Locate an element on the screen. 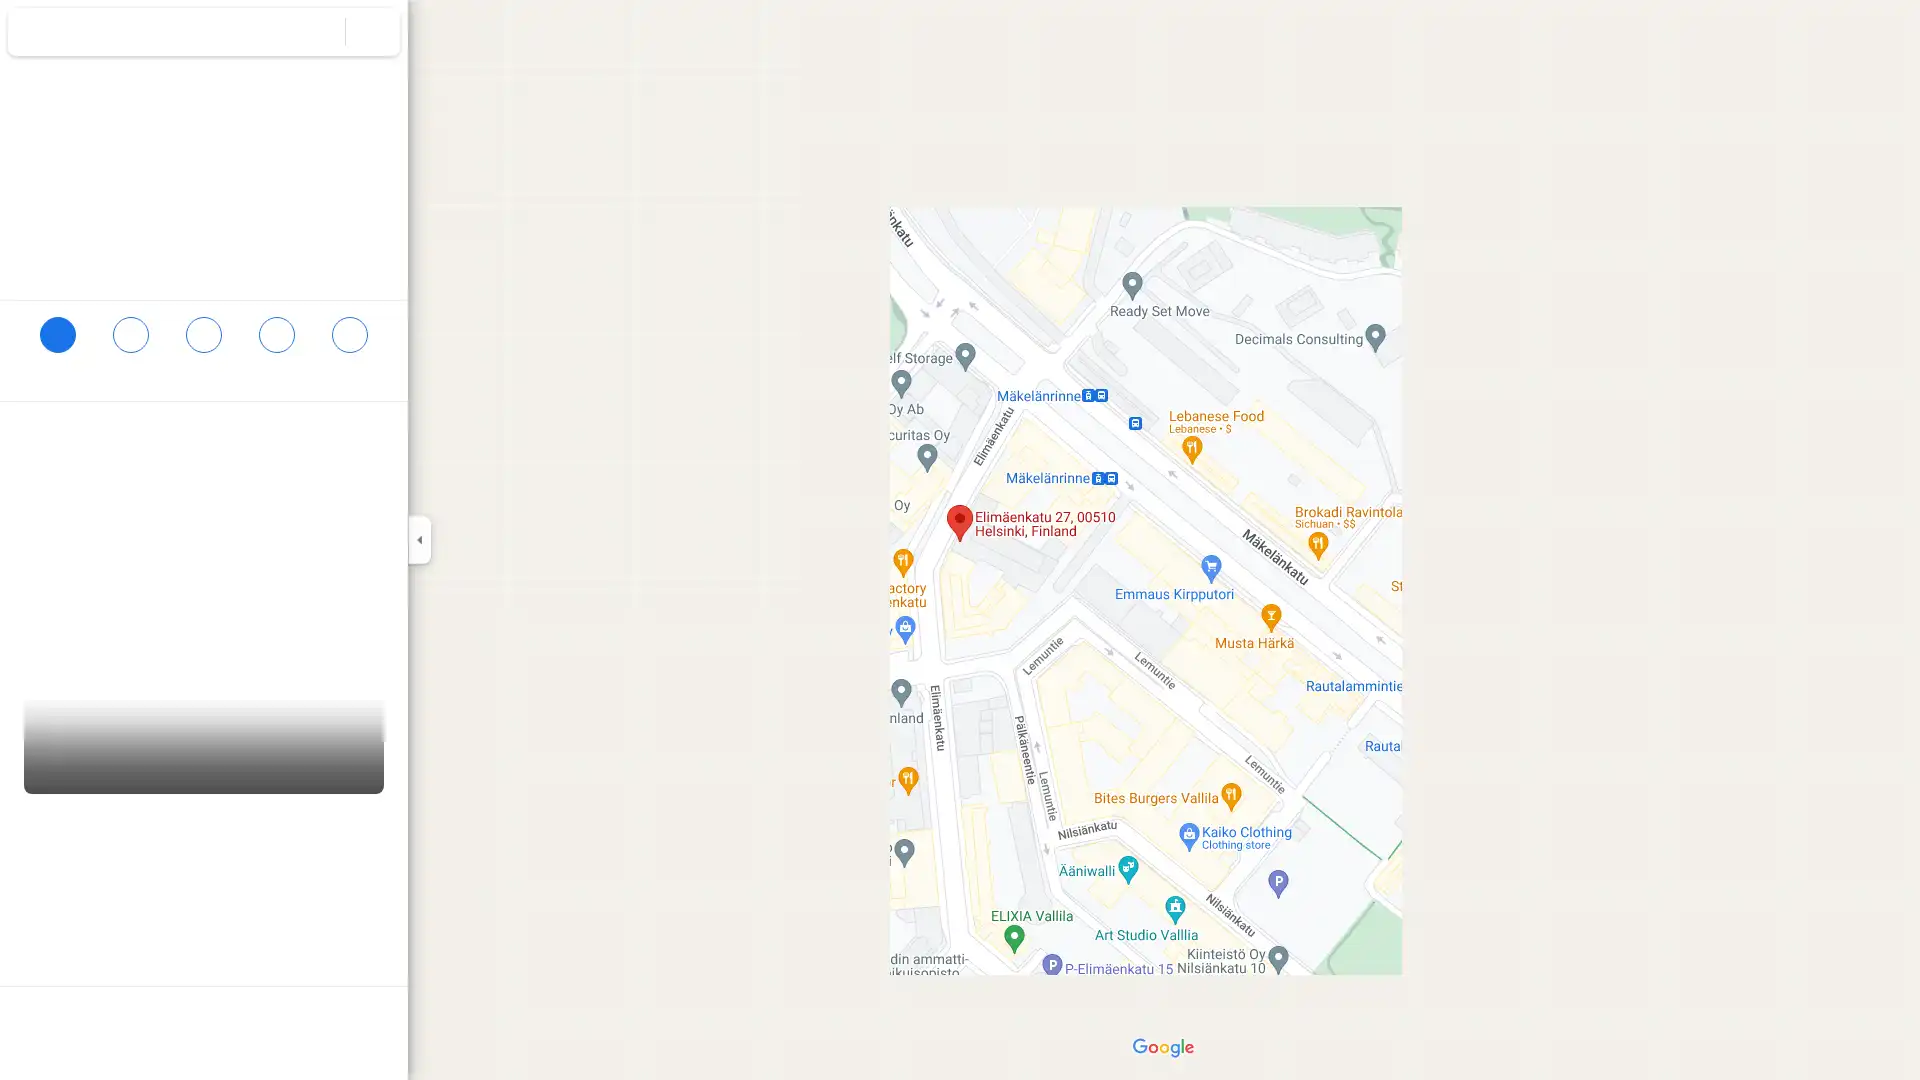 The width and height of the screenshot is (1920, 1080). Copy plus code is located at coordinates (329, 478).